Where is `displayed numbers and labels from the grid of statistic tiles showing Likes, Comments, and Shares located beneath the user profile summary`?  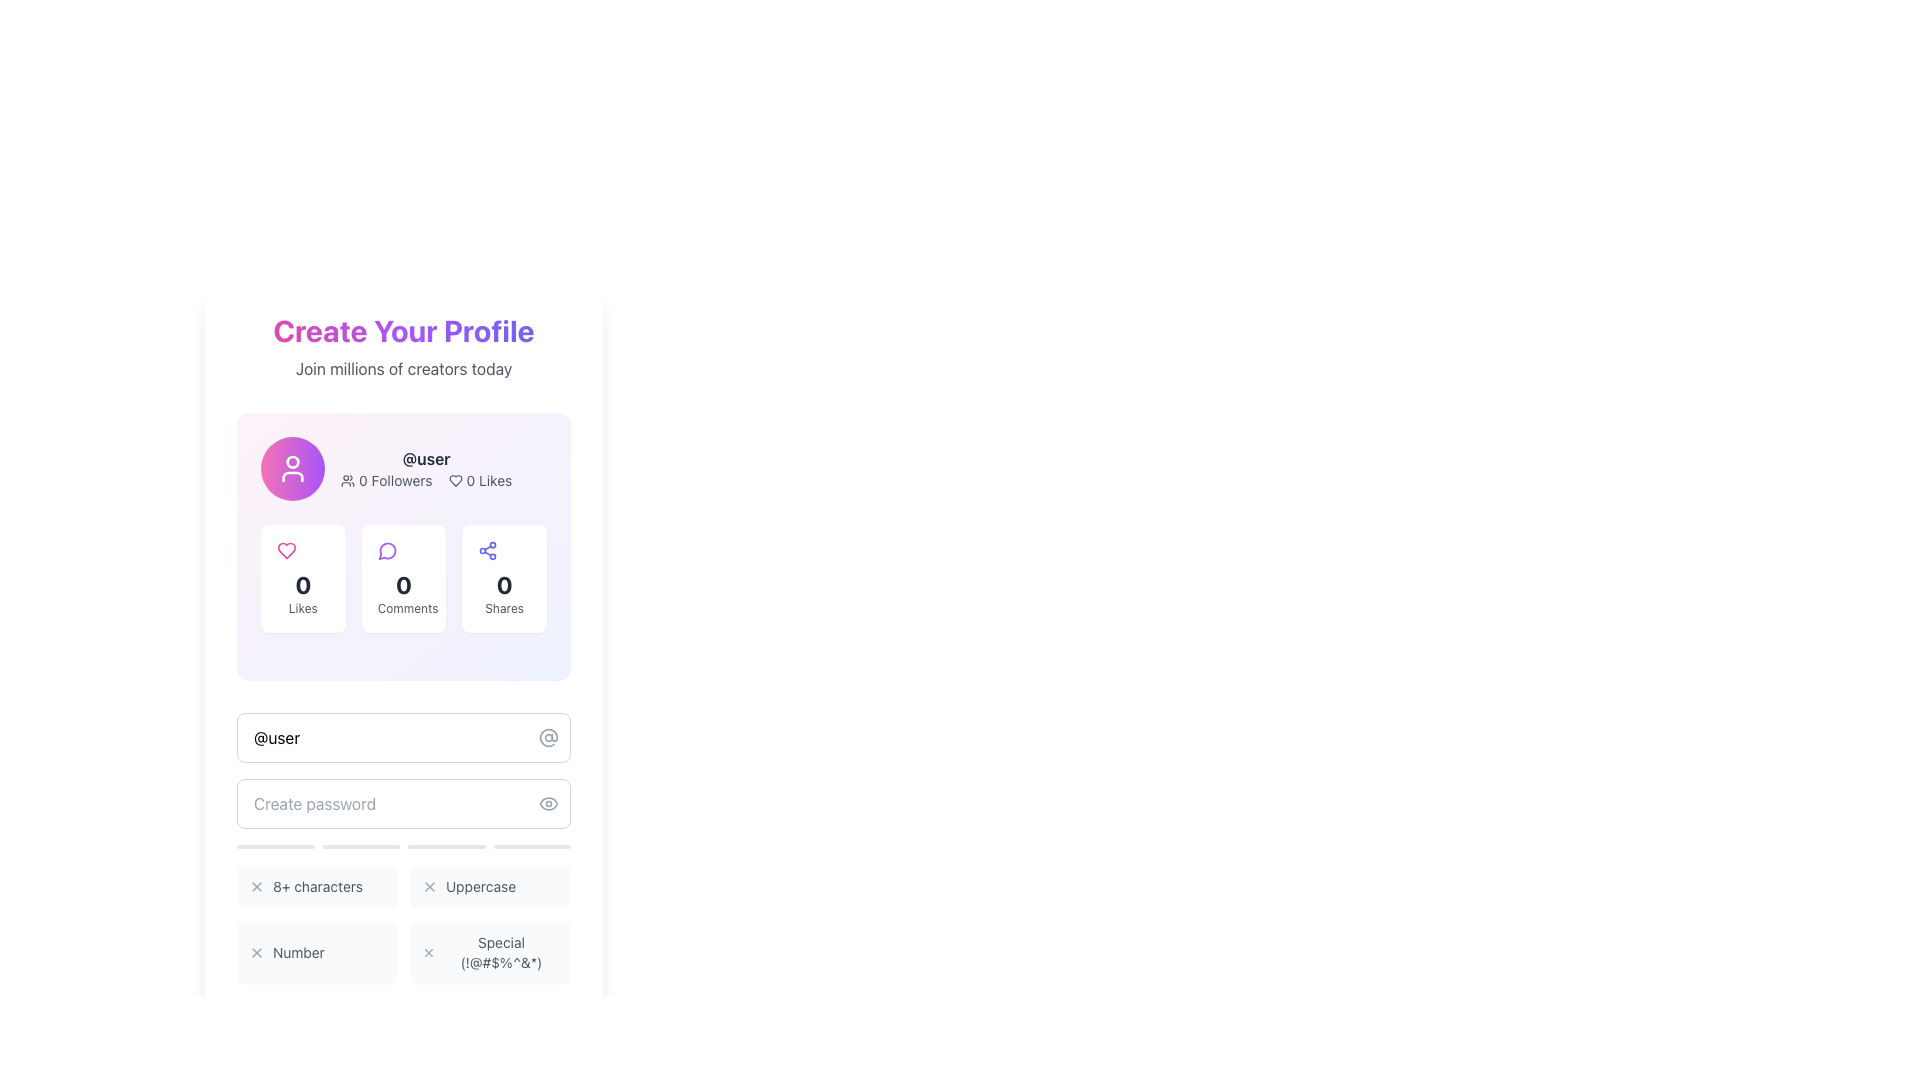
displayed numbers and labels from the grid of statistic tiles showing Likes, Comments, and Shares located beneath the user profile summary is located at coordinates (402, 578).